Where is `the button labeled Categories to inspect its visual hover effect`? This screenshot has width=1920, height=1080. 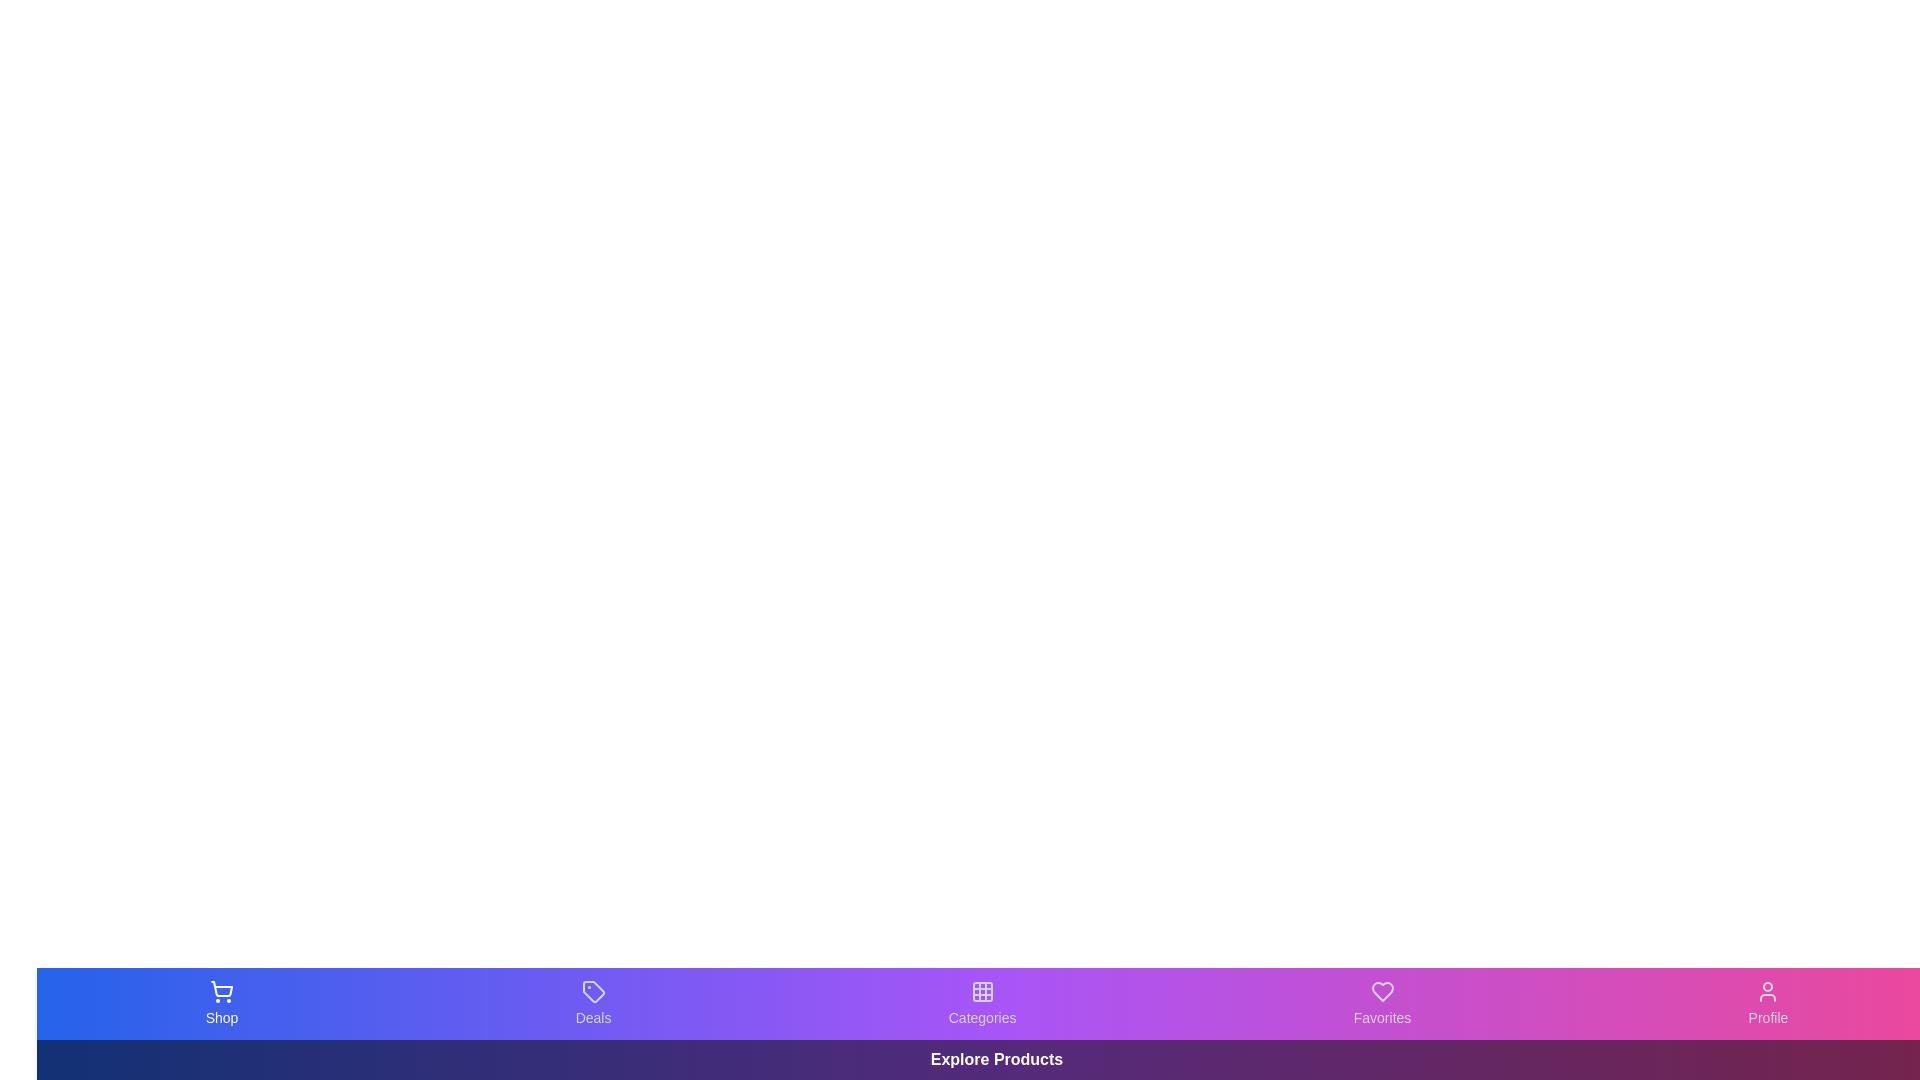 the button labeled Categories to inspect its visual hover effect is located at coordinates (982, 1003).